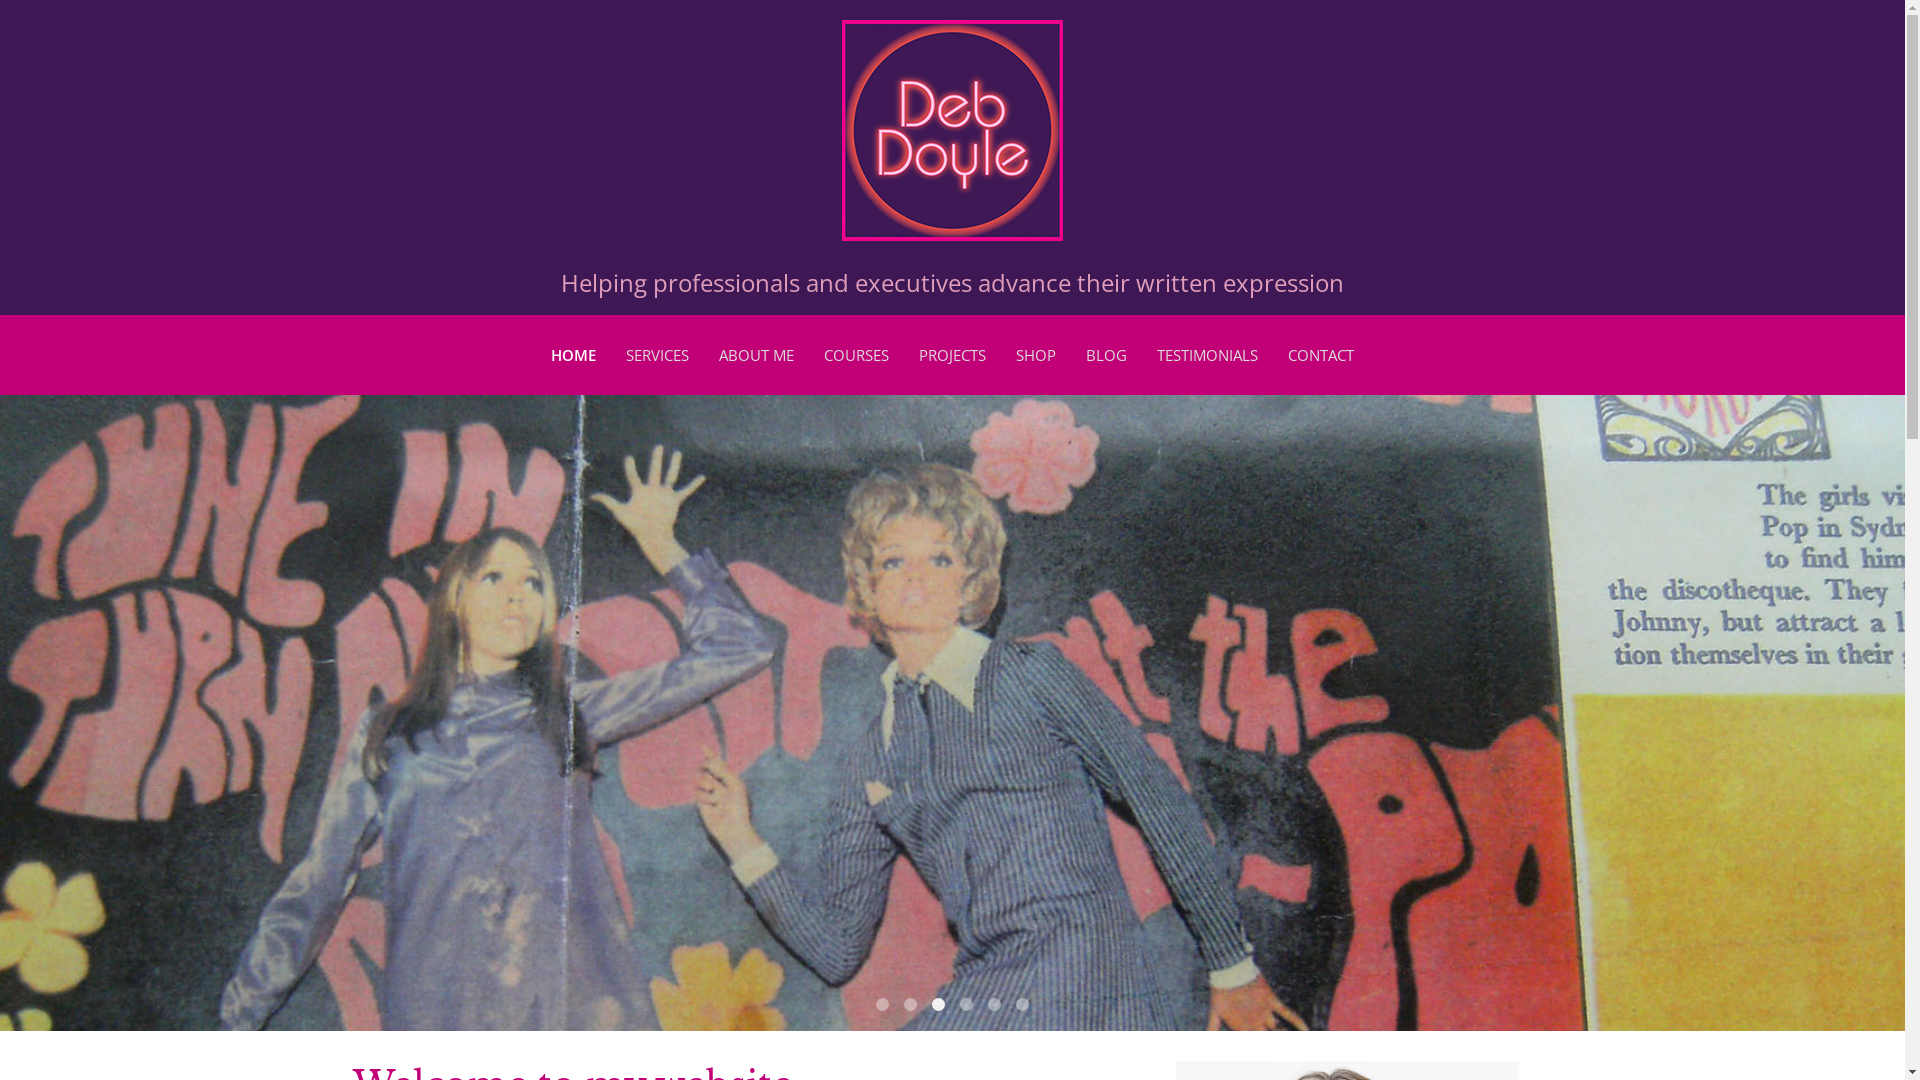  I want to click on 'SERVICES', so click(657, 353).